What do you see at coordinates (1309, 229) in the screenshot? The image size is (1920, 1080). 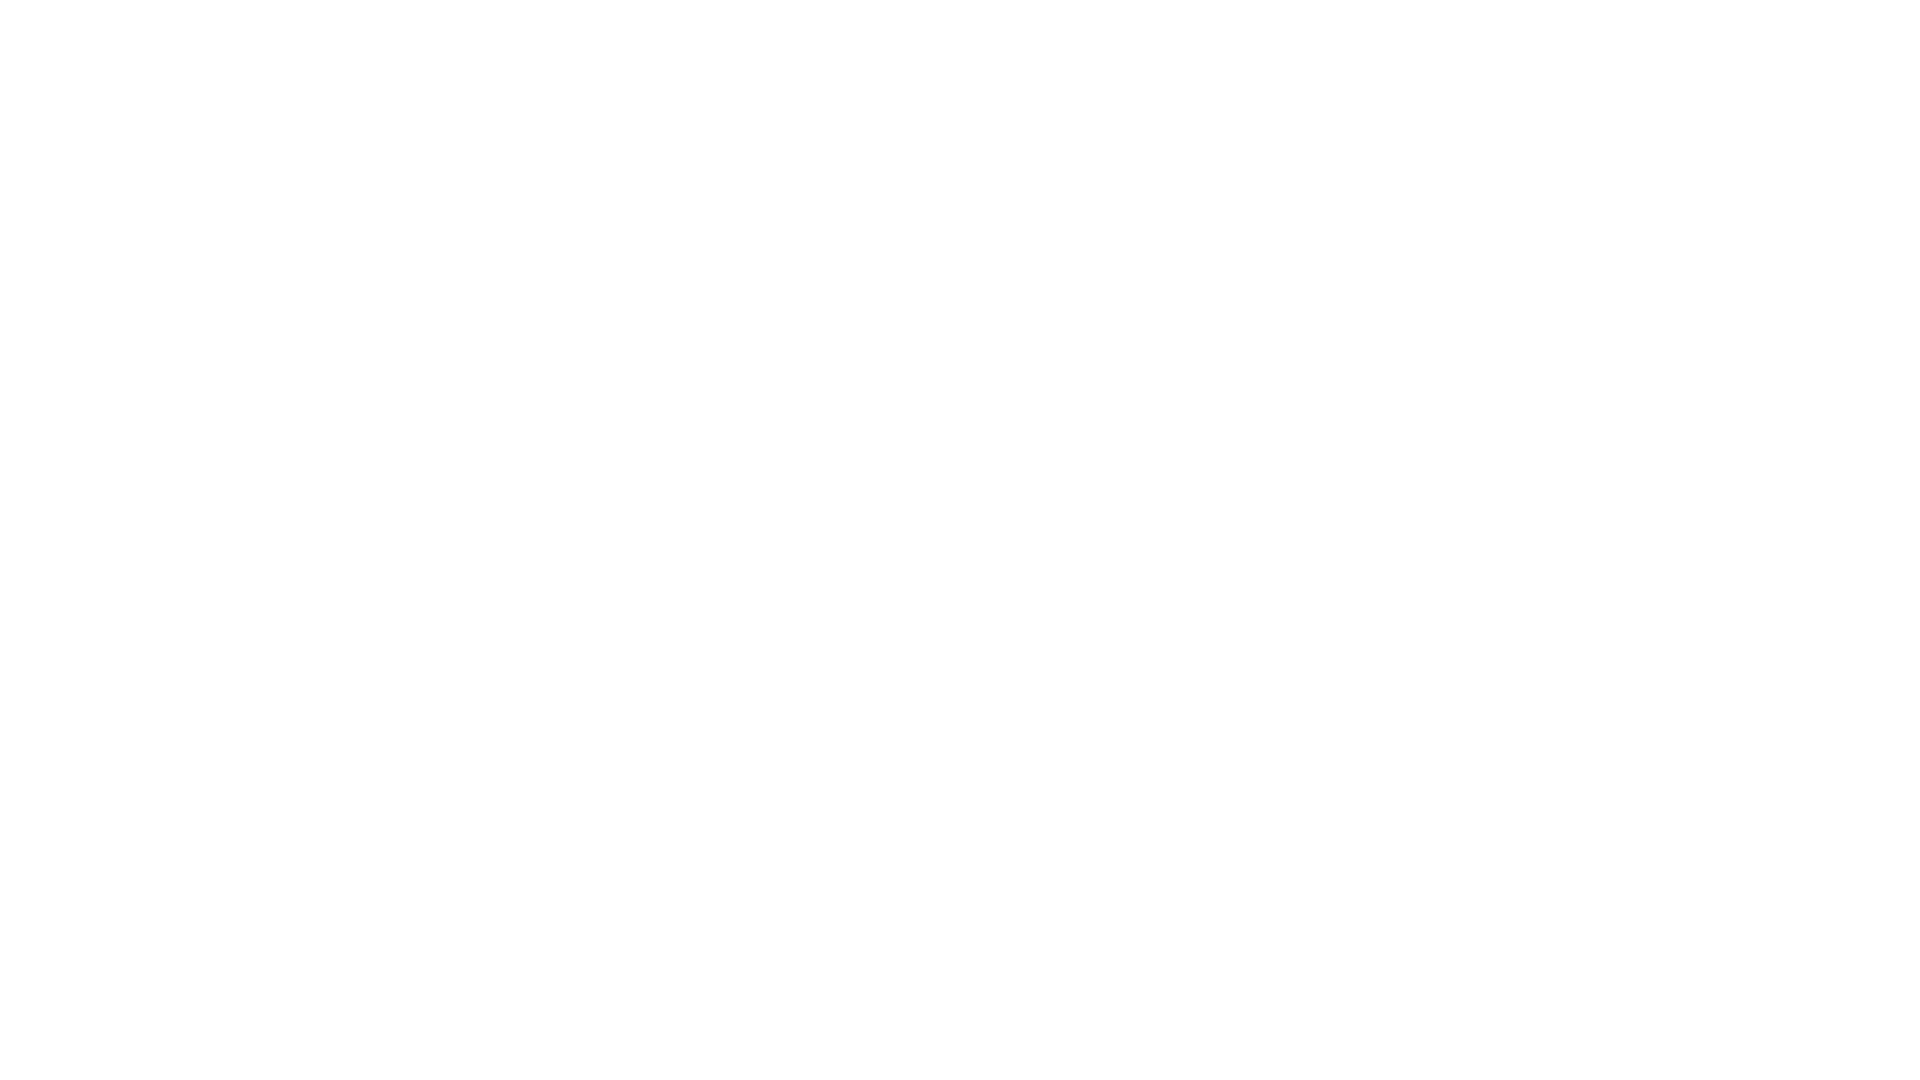 I see `Marina Corella Tor` at bounding box center [1309, 229].